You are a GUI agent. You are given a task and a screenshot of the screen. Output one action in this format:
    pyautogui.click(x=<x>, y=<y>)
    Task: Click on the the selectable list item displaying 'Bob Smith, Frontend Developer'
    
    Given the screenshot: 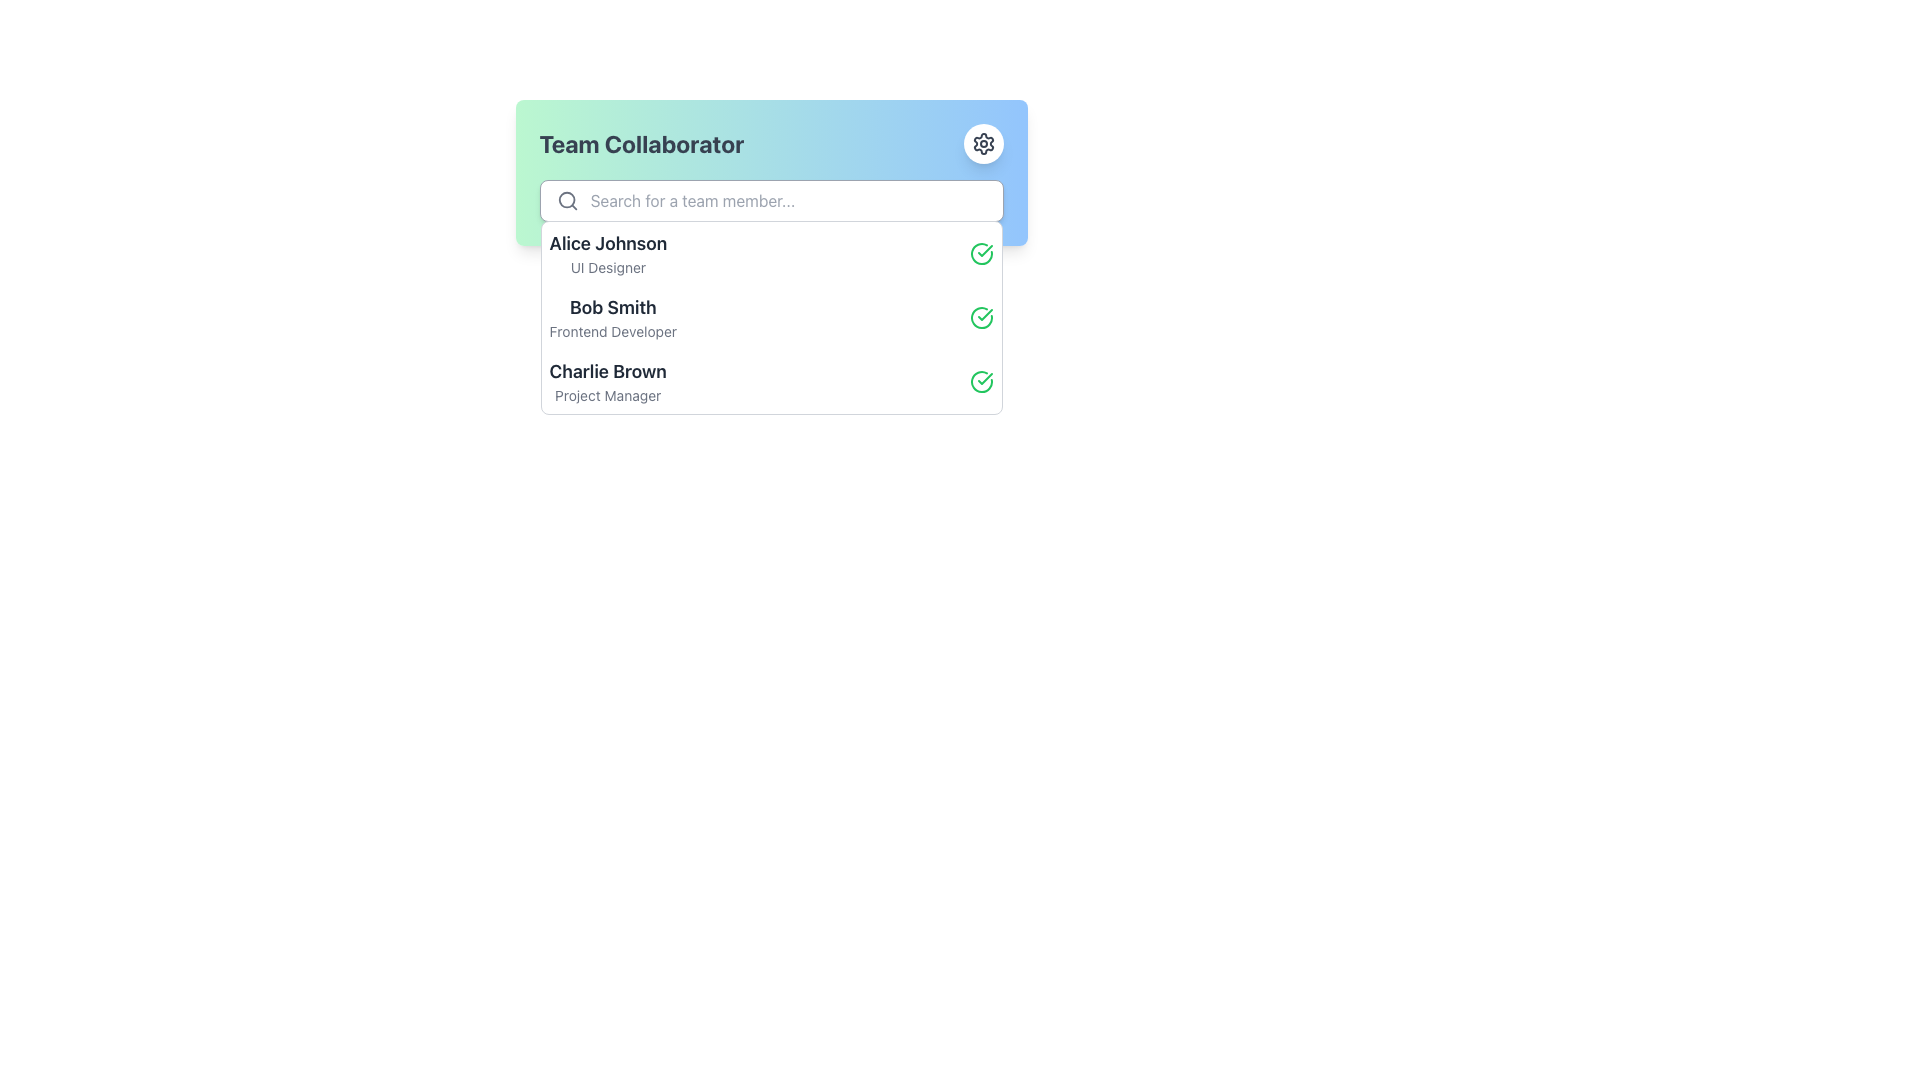 What is the action you would take?
    pyautogui.click(x=770, y=316)
    